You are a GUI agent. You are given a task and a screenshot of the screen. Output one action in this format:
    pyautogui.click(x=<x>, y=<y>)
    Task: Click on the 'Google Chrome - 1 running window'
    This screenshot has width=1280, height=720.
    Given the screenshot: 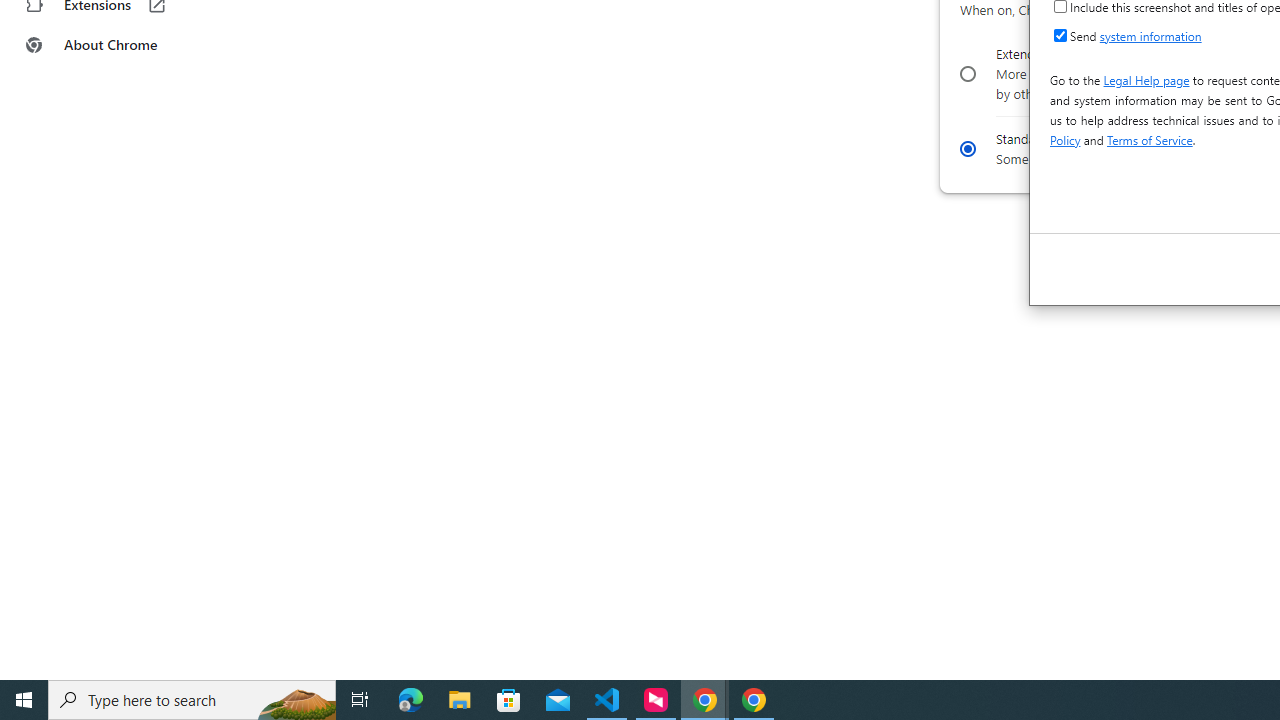 What is the action you would take?
    pyautogui.click(x=753, y=698)
    